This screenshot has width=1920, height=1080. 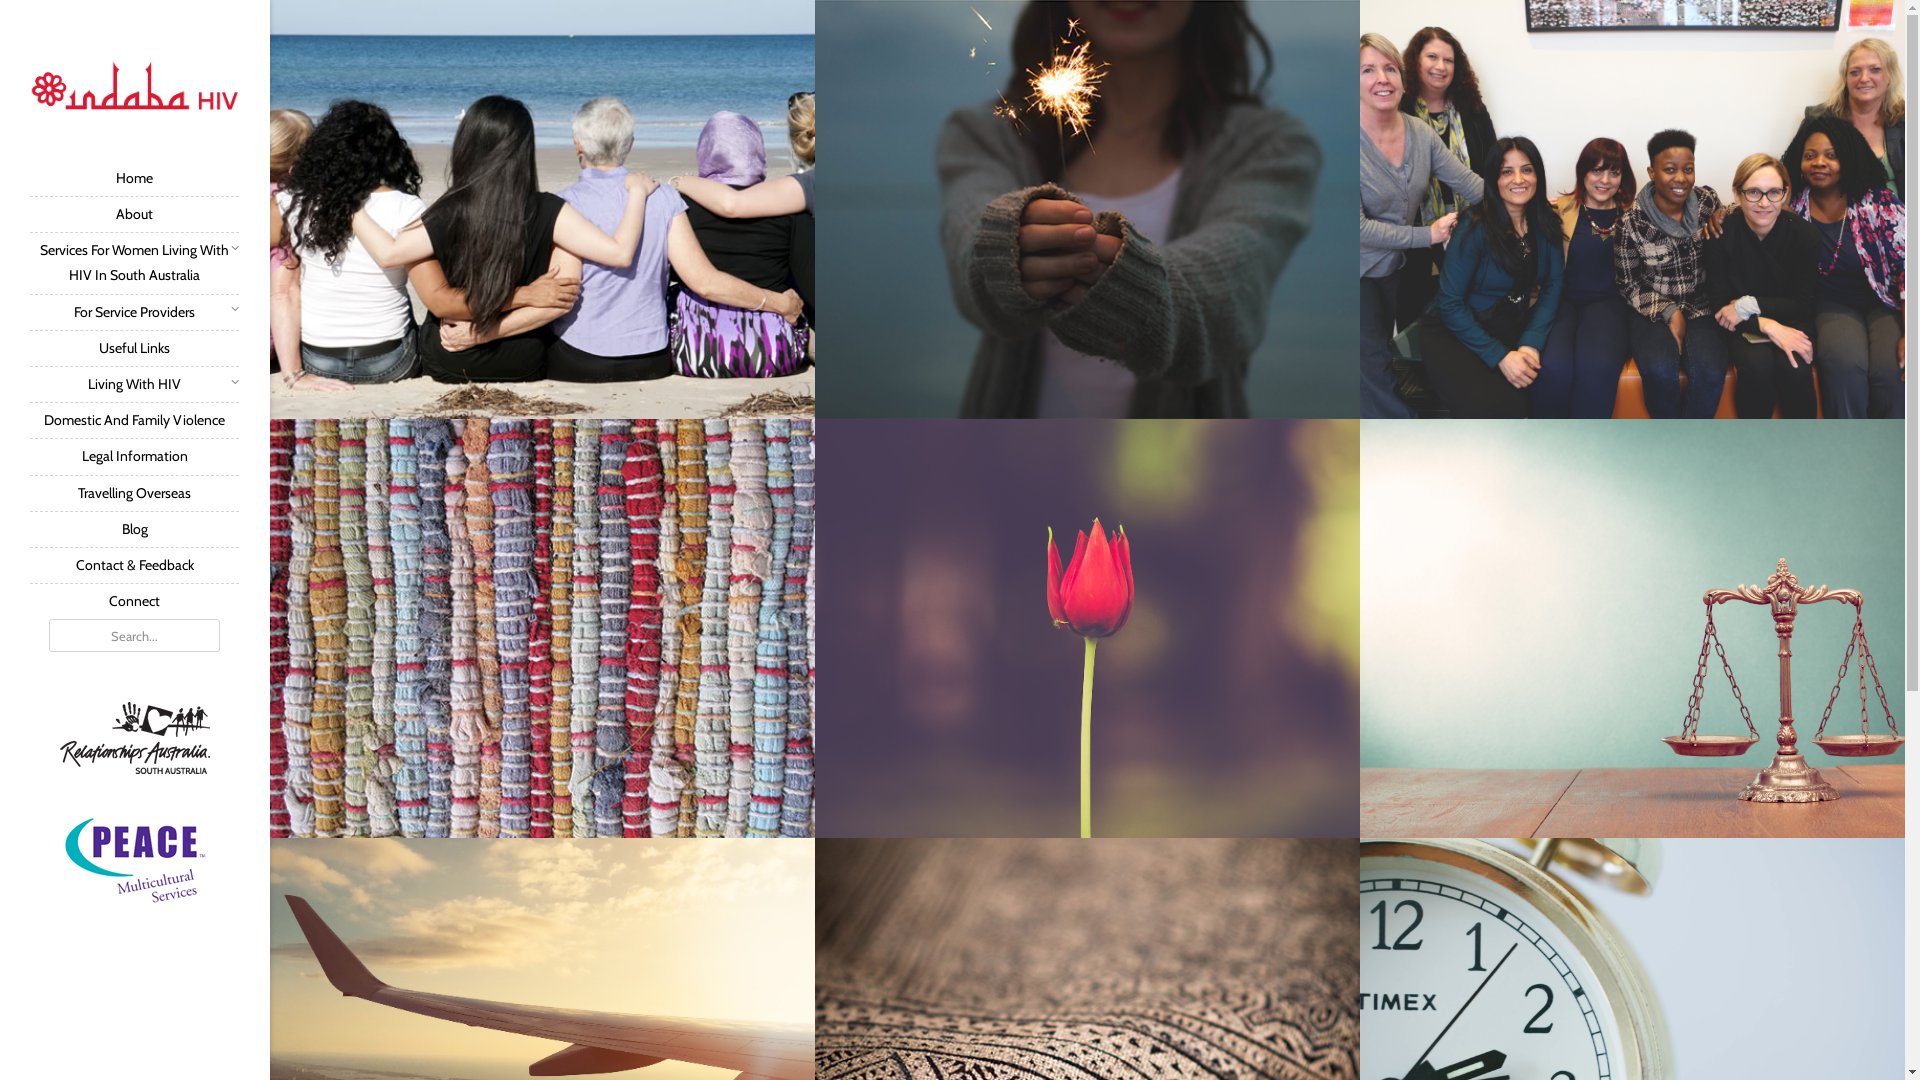 What do you see at coordinates (133, 527) in the screenshot?
I see `'Blog'` at bounding box center [133, 527].